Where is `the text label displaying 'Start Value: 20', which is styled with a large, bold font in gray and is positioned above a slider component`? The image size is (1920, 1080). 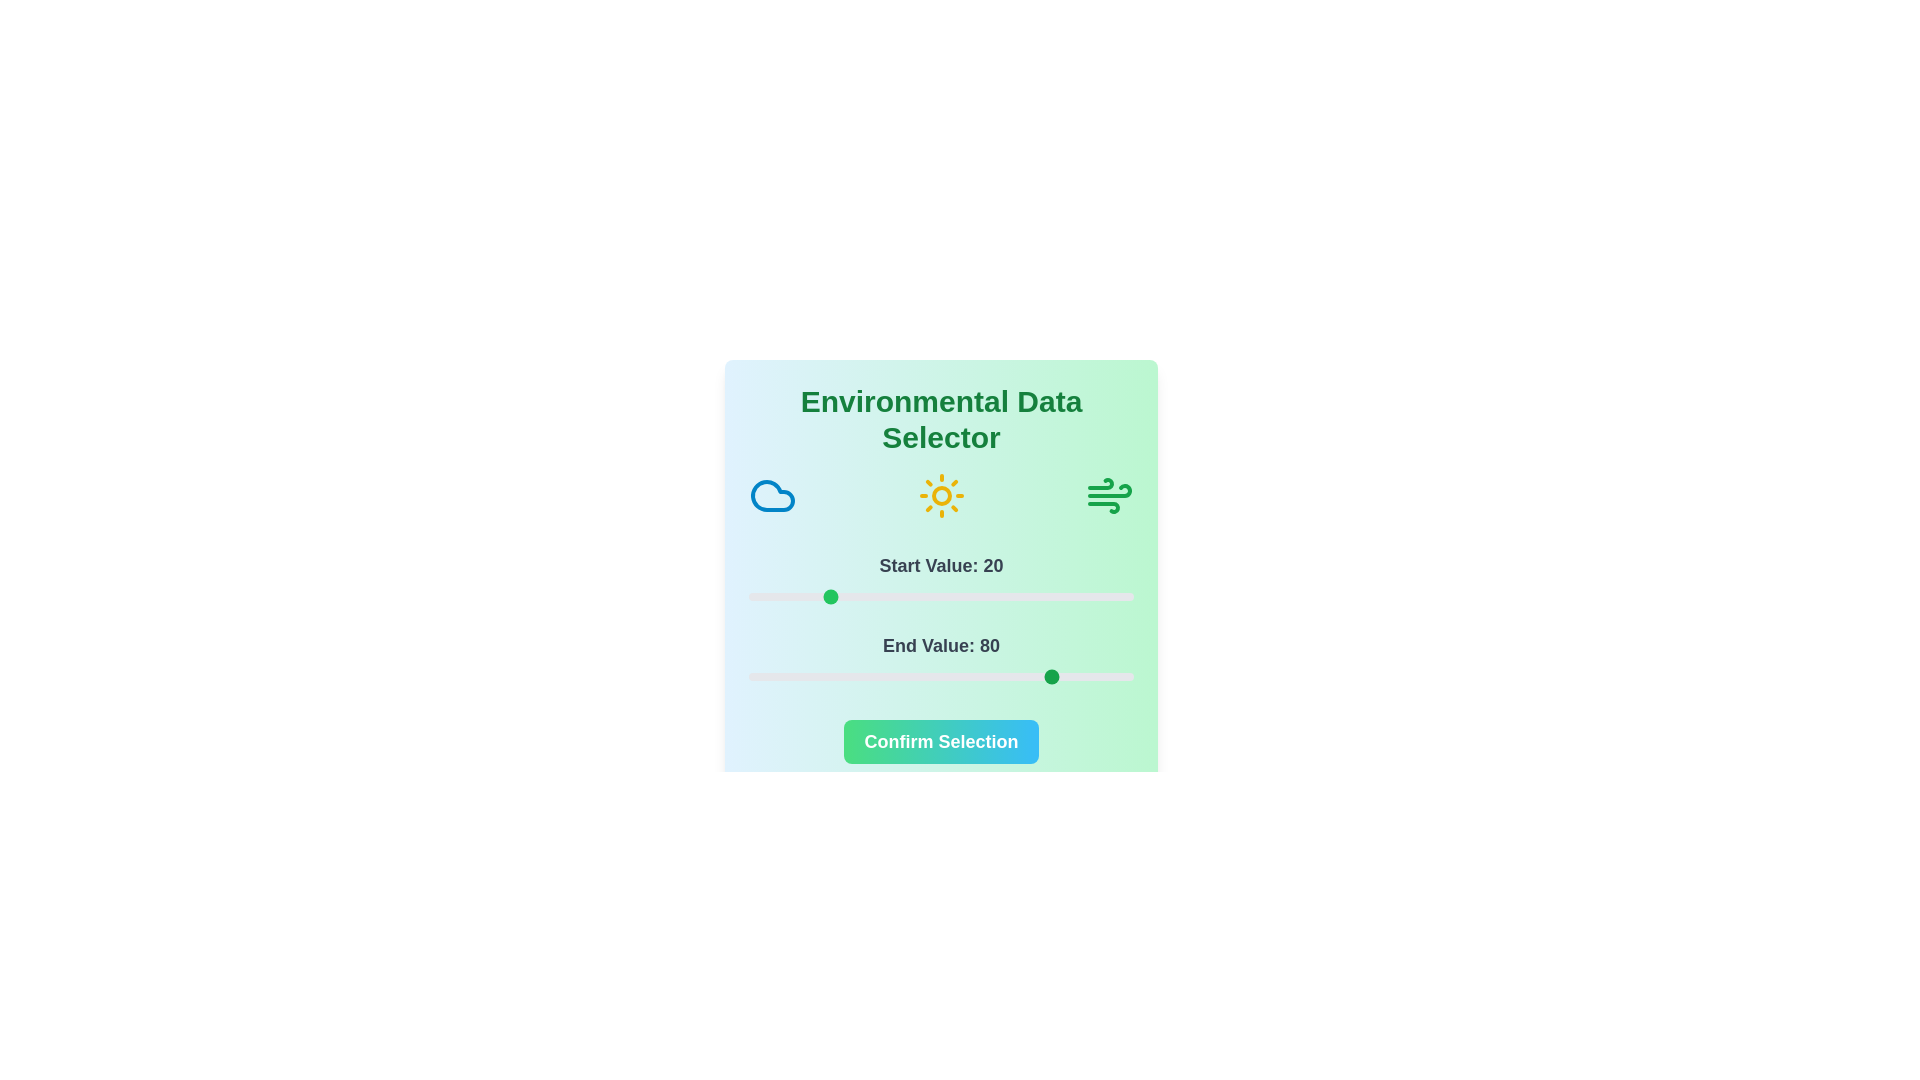 the text label displaying 'Start Value: 20', which is styled with a large, bold font in gray and is positioned above a slider component is located at coordinates (940, 566).